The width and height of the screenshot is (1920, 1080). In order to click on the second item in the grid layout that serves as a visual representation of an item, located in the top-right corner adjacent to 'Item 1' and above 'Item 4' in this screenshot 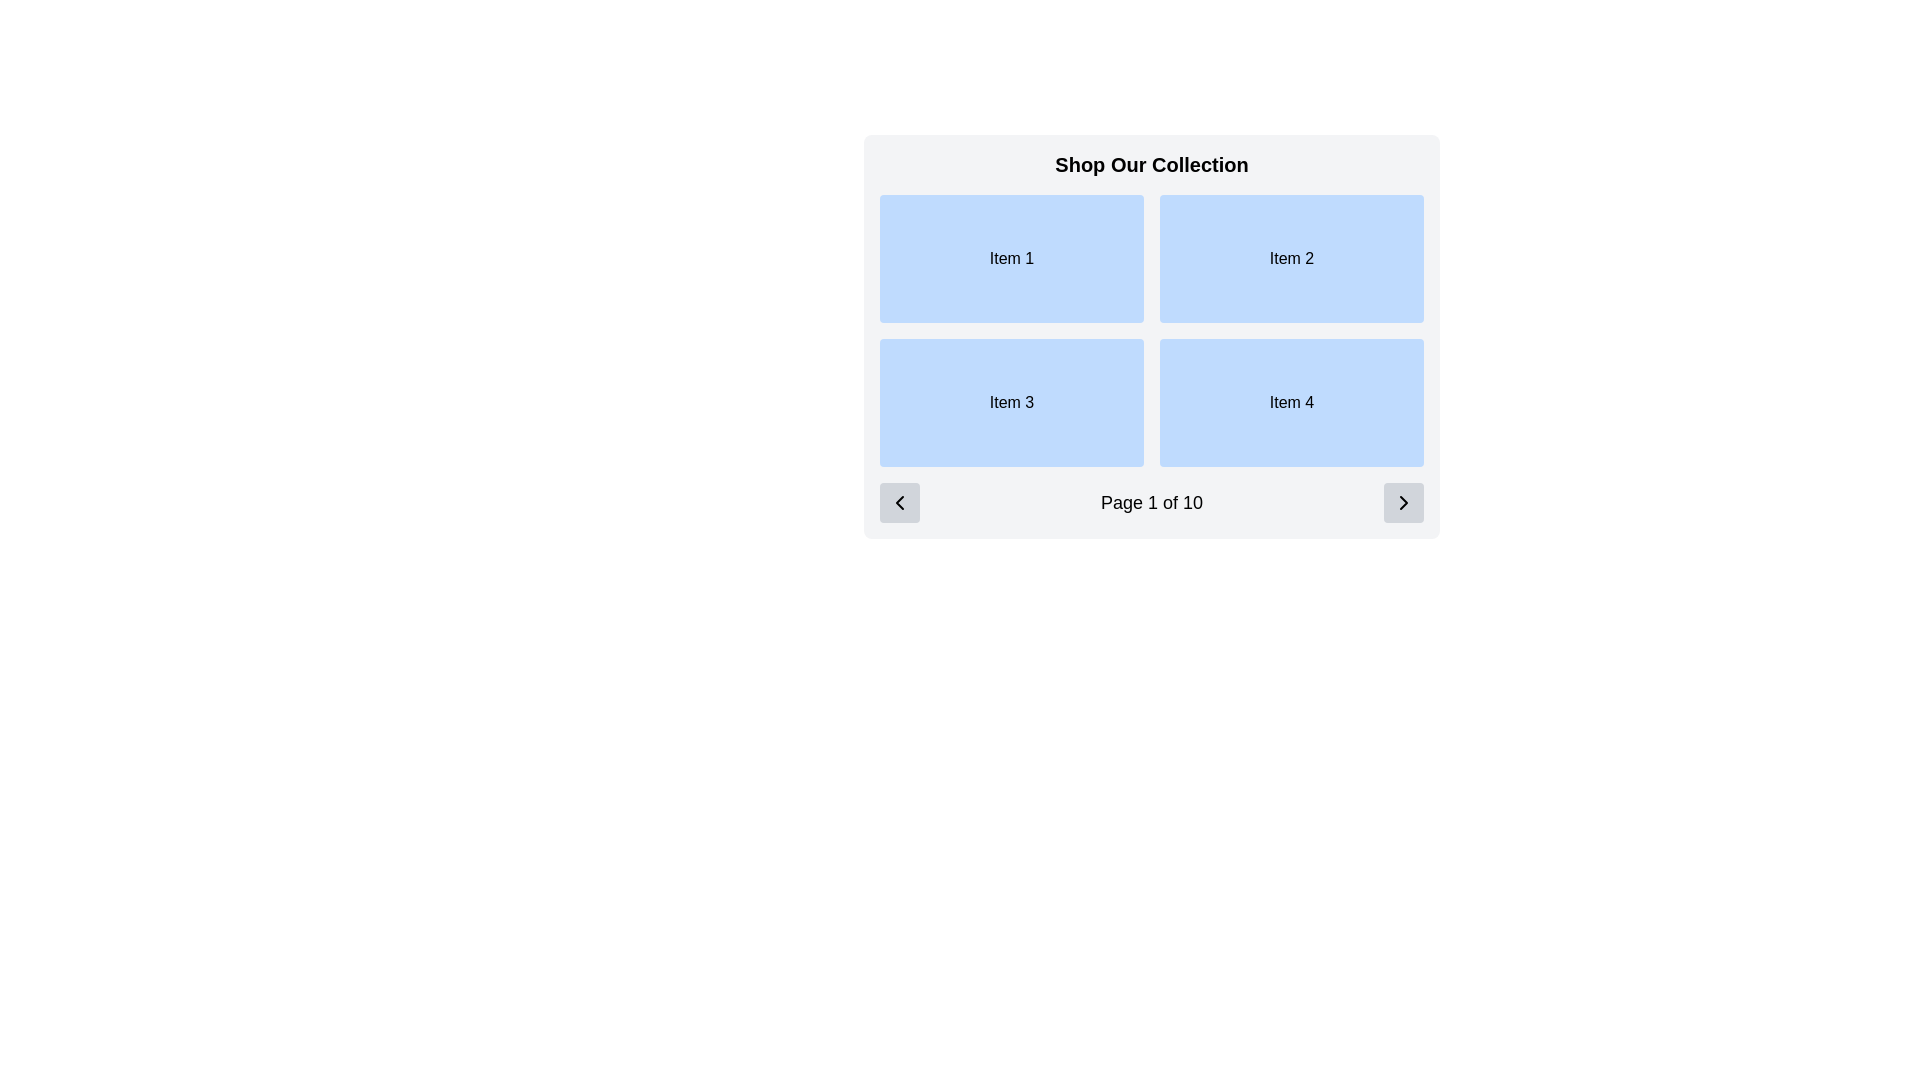, I will do `click(1291, 257)`.